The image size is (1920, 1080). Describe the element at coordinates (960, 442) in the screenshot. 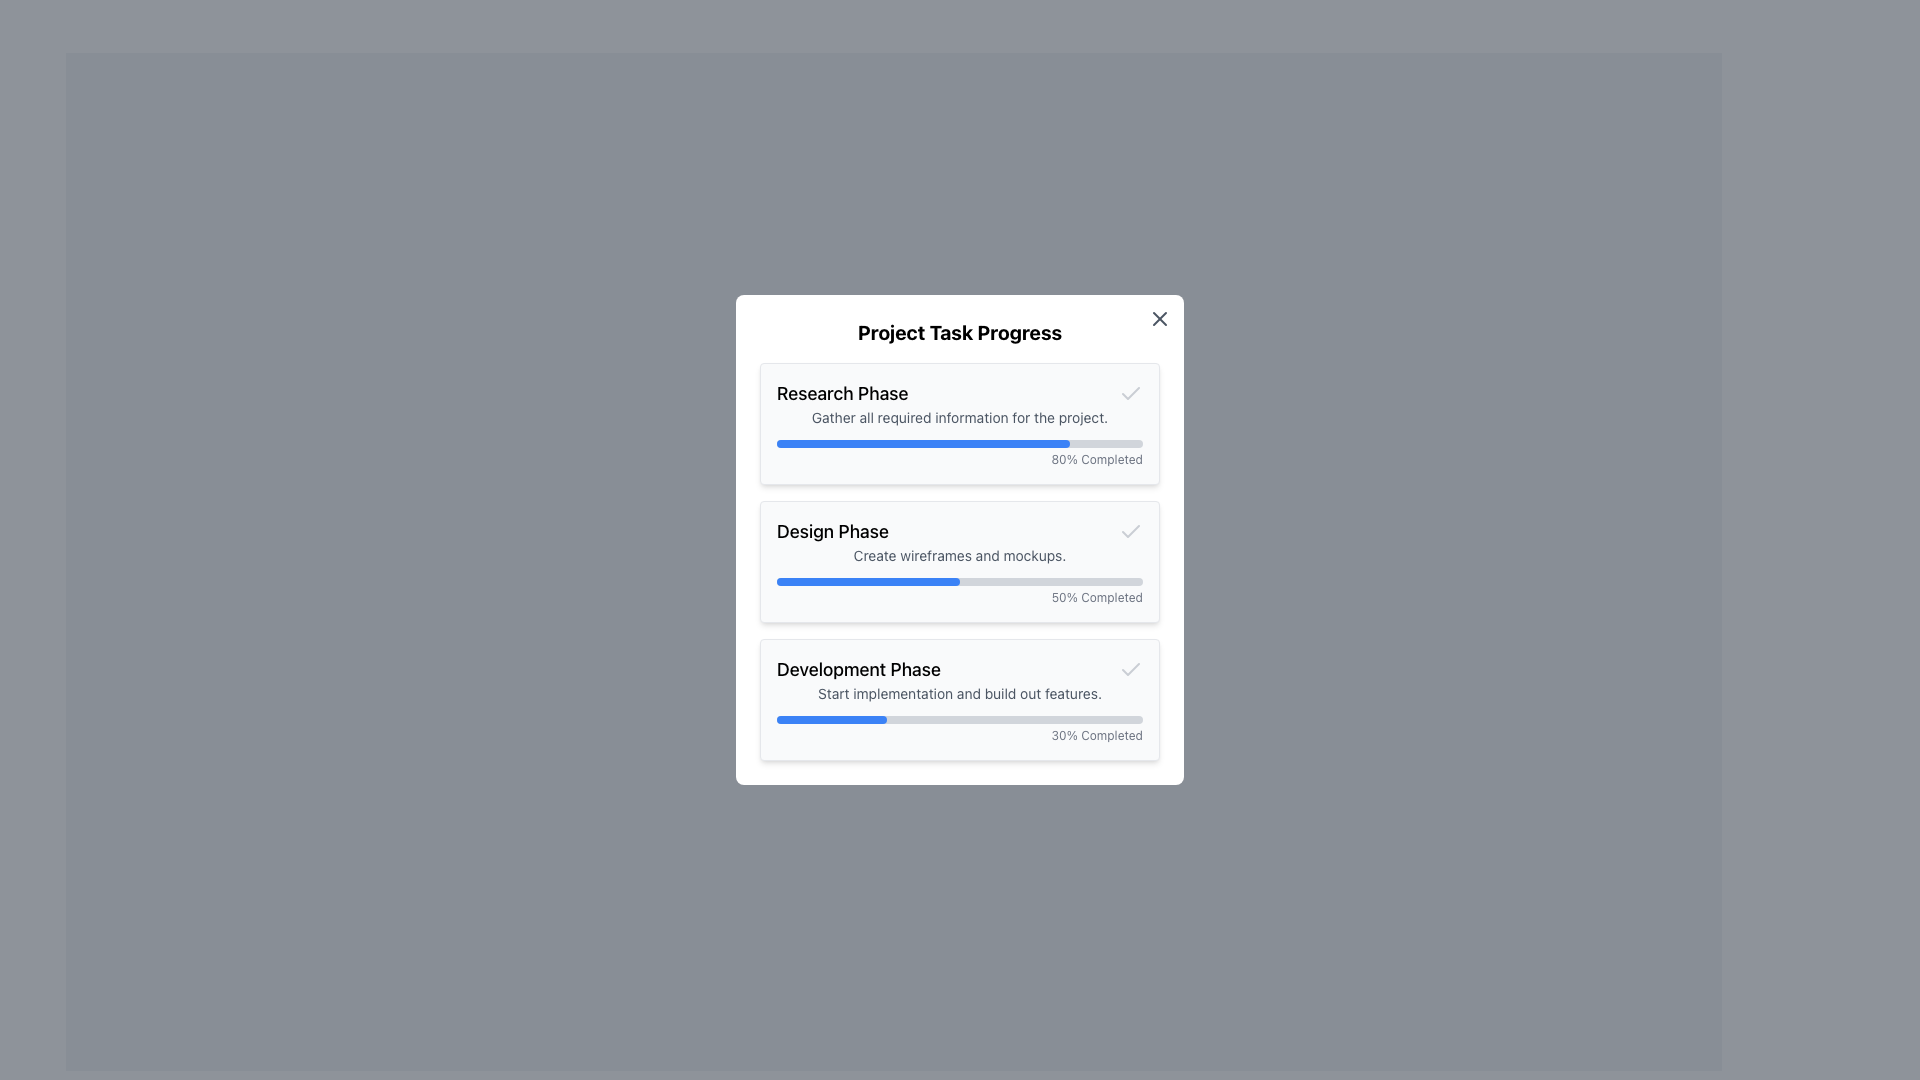

I see `the progress bar in the 'Research Phase' section of the 'Project Task Progress' interface, which is styled with a light gray background and filled with blue color covering 80% of its length` at that location.